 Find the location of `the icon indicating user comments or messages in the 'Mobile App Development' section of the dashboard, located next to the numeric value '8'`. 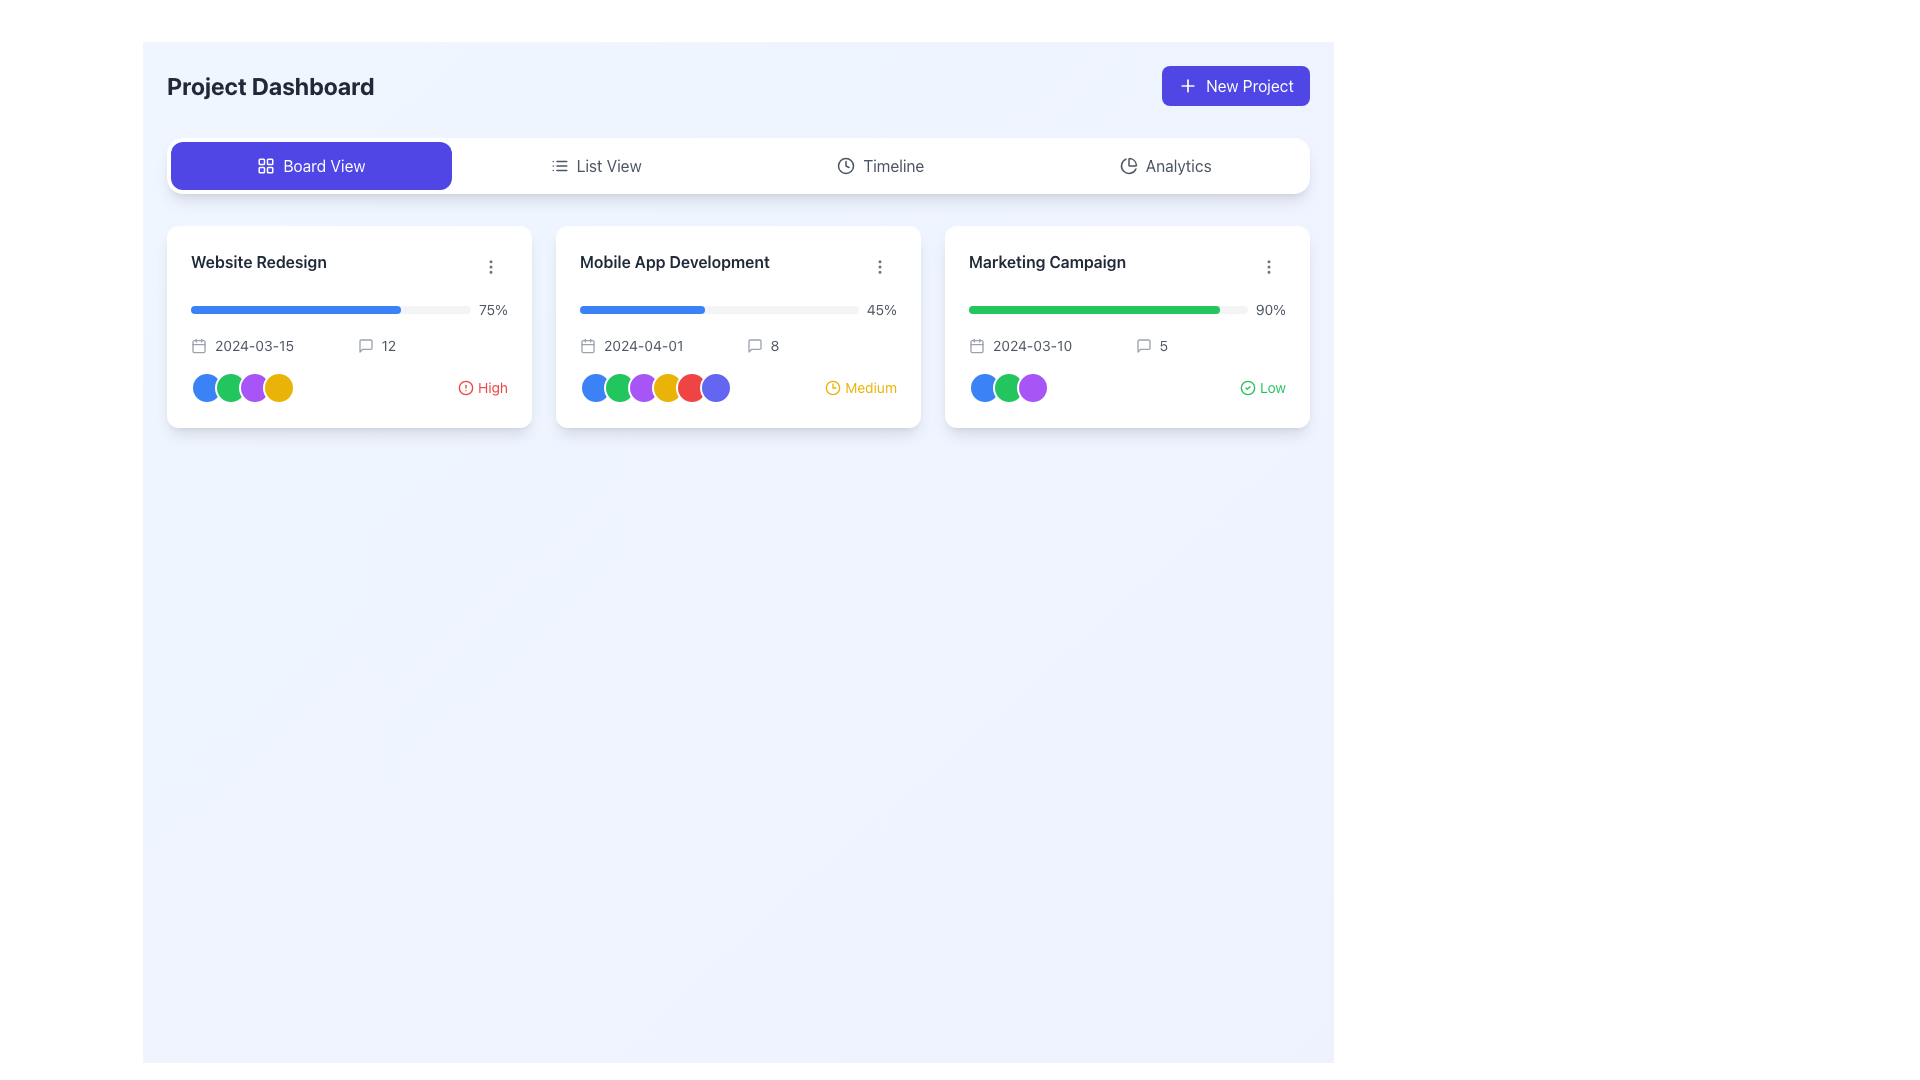

the icon indicating user comments or messages in the 'Mobile App Development' section of the dashboard, located next to the numeric value '8' is located at coordinates (753, 345).